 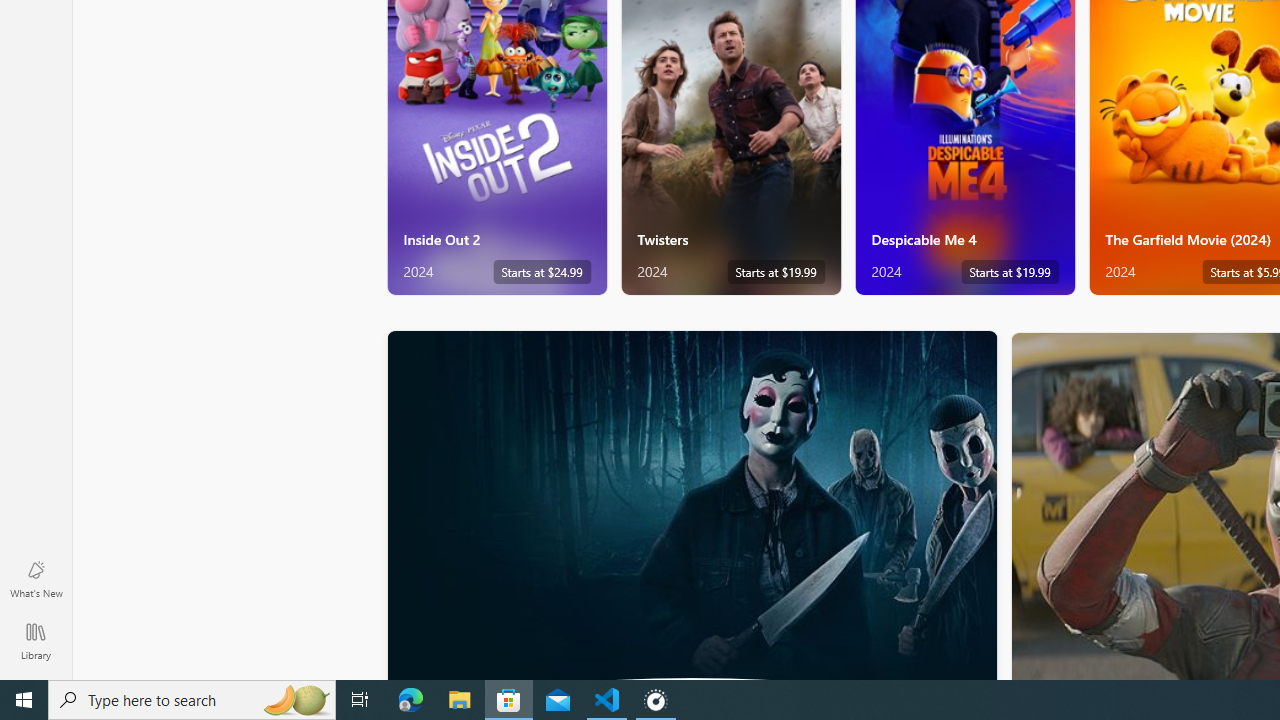 What do you see at coordinates (35, 578) in the screenshot?
I see `'What'` at bounding box center [35, 578].